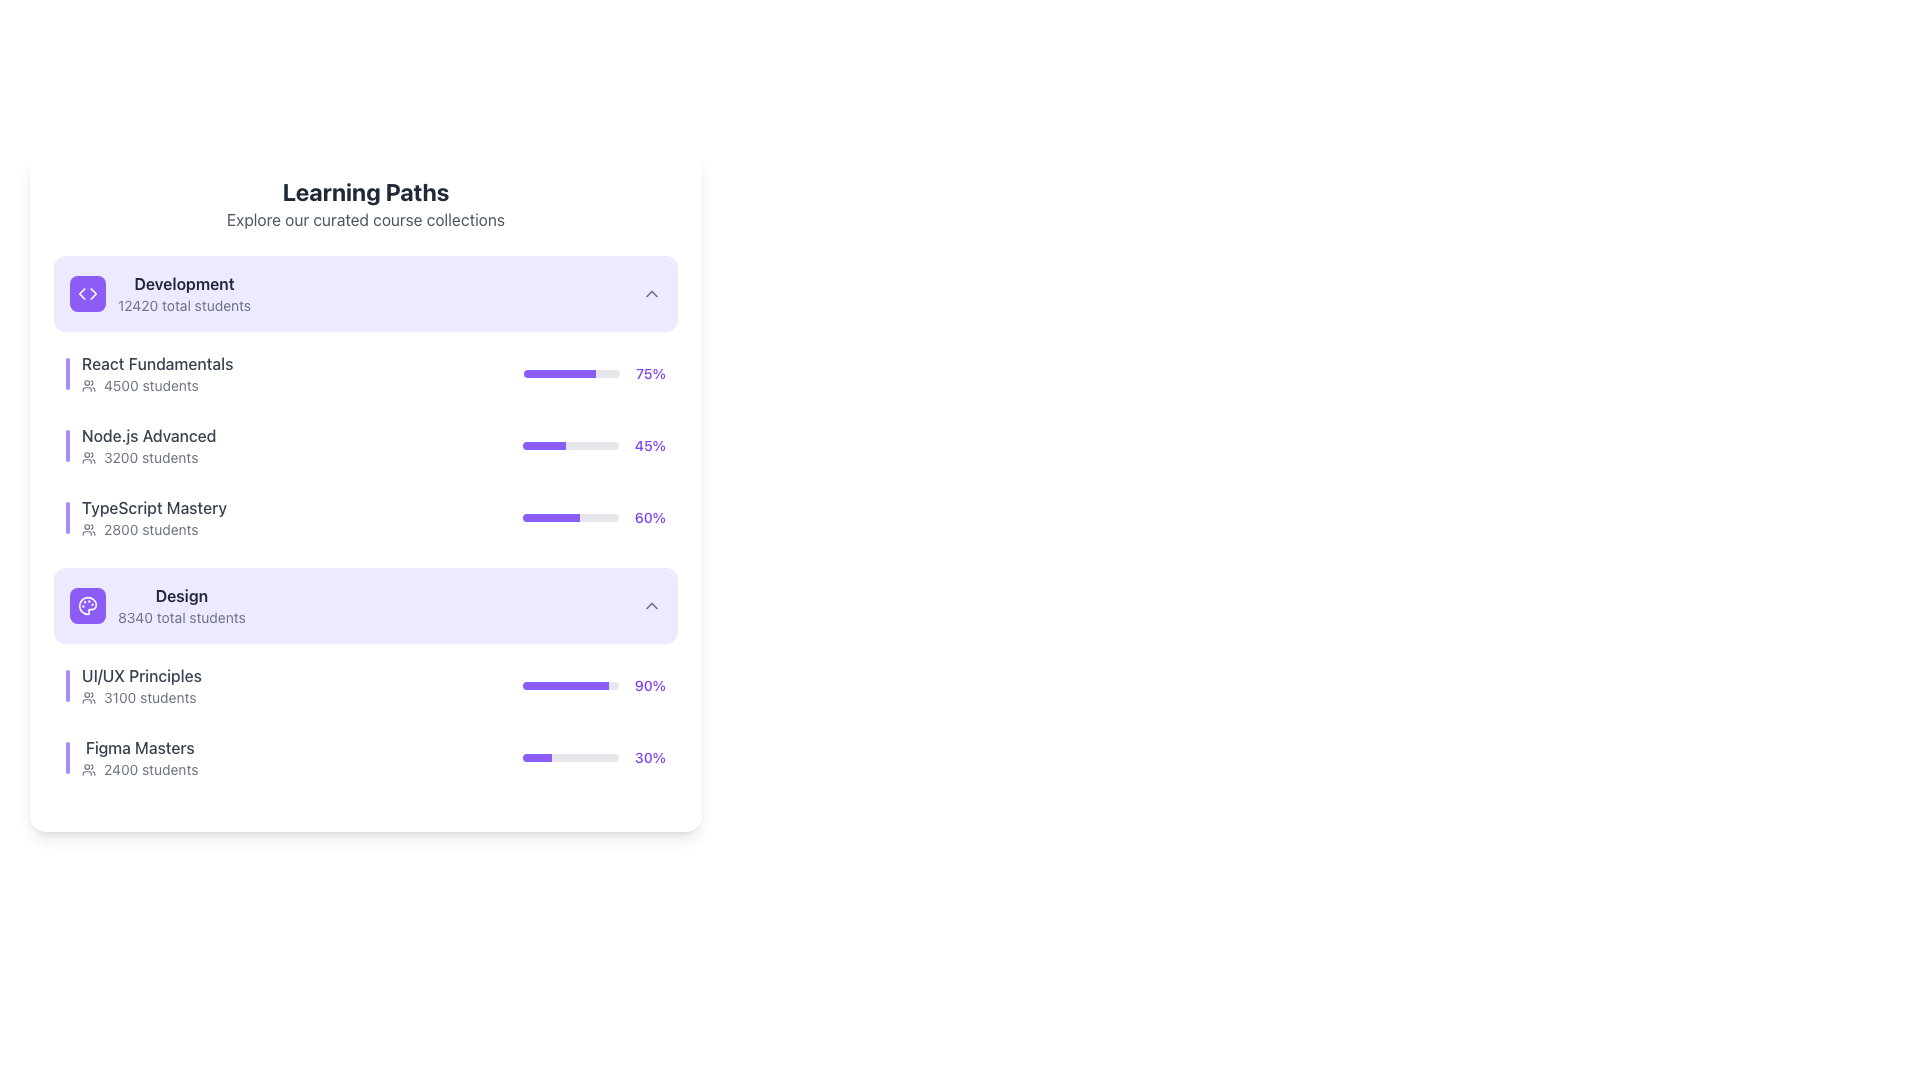 The height and width of the screenshot is (1080, 1920). I want to click on the Toggle icon located in the top-right corner of the 'Development' section header, which features a downward-pointing chevron design, so click(652, 293).